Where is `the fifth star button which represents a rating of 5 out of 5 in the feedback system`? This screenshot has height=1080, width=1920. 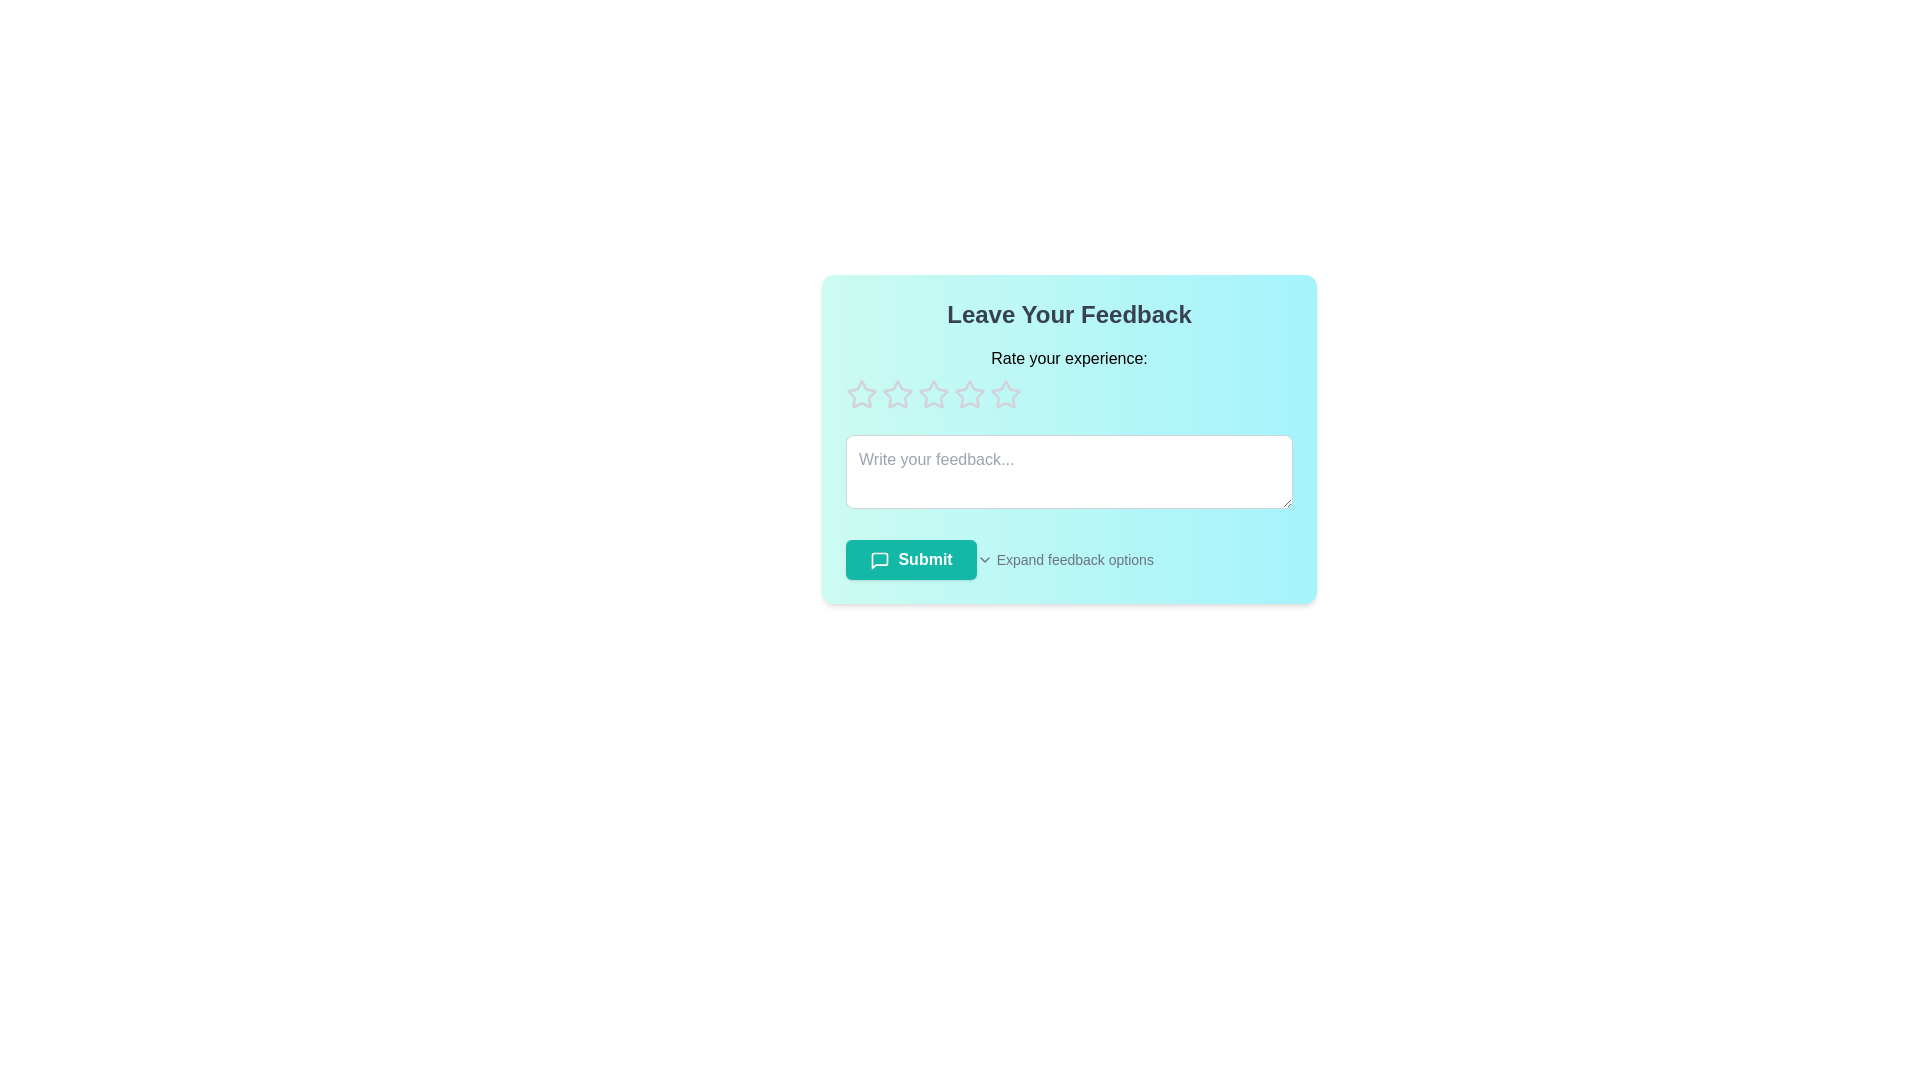
the fifth star button which represents a rating of 5 out of 5 in the feedback system is located at coordinates (1006, 394).